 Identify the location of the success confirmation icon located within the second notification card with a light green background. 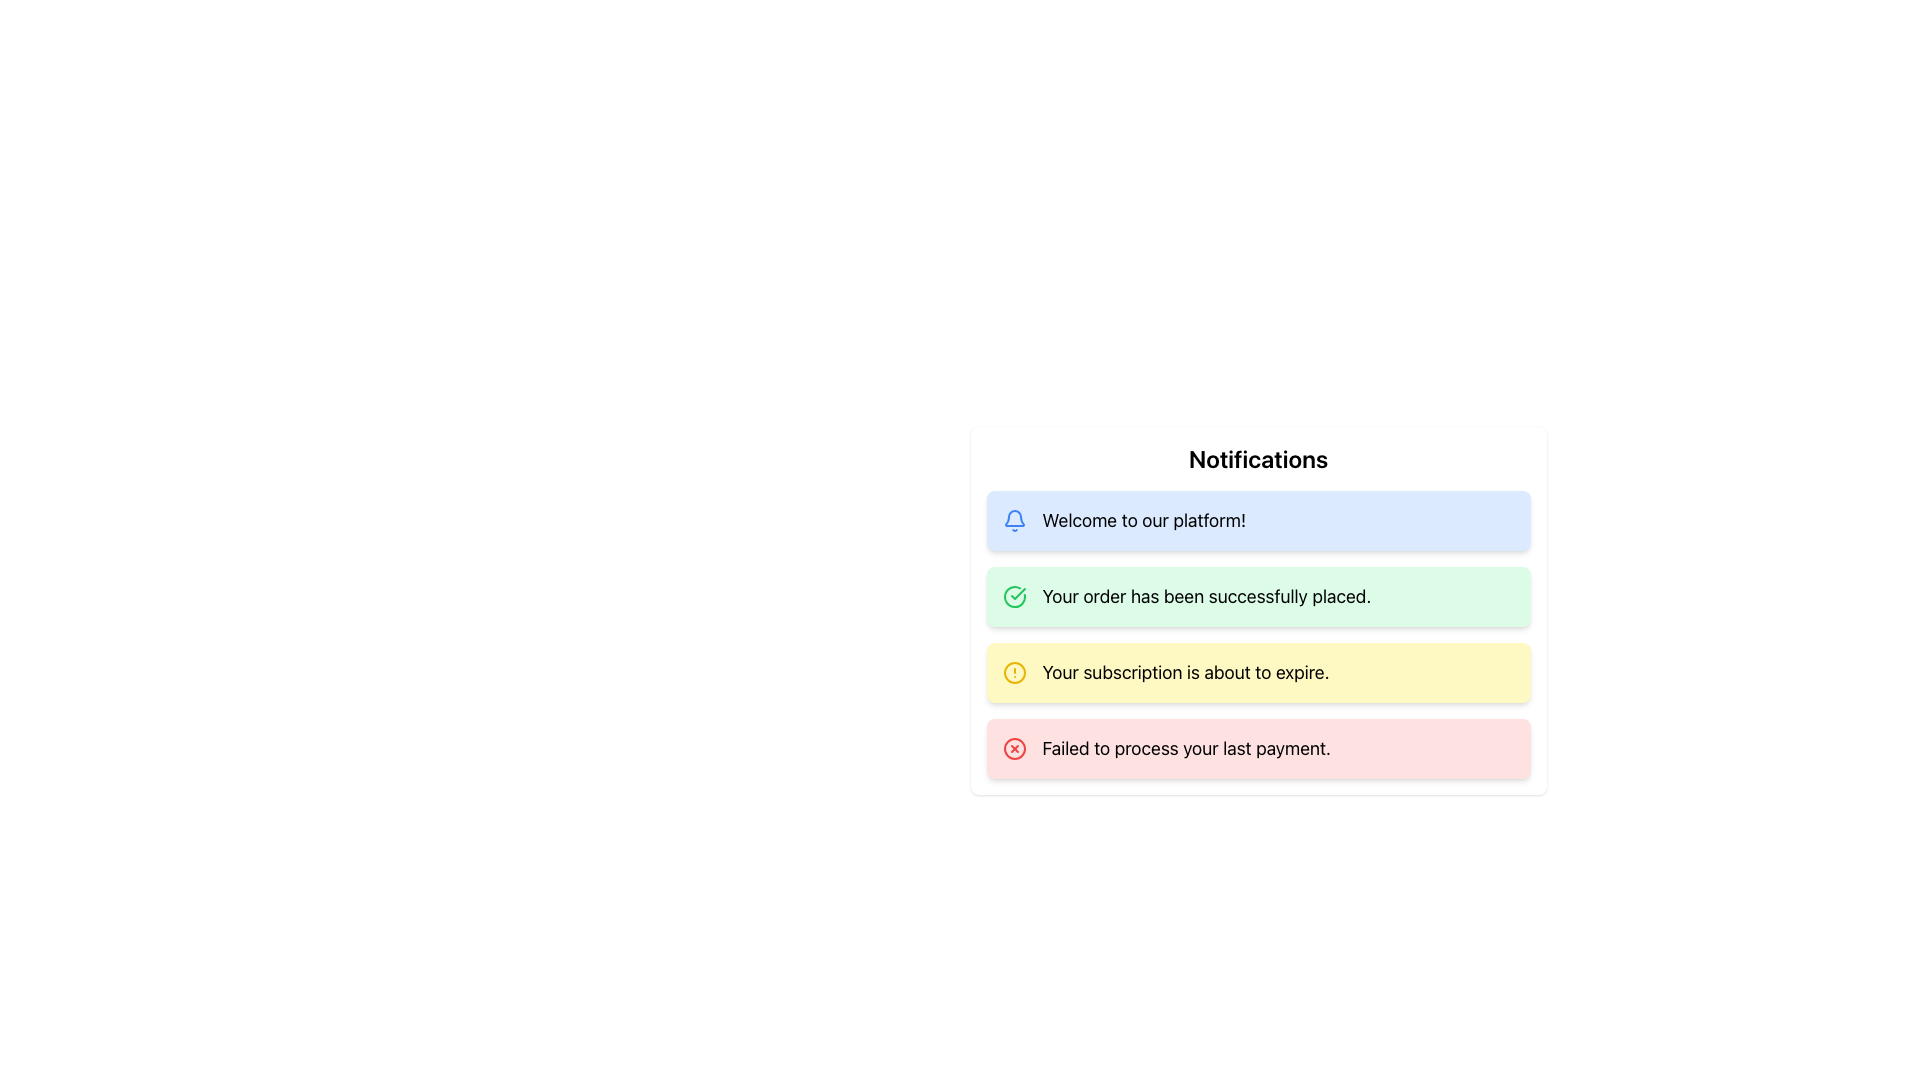
(1014, 596).